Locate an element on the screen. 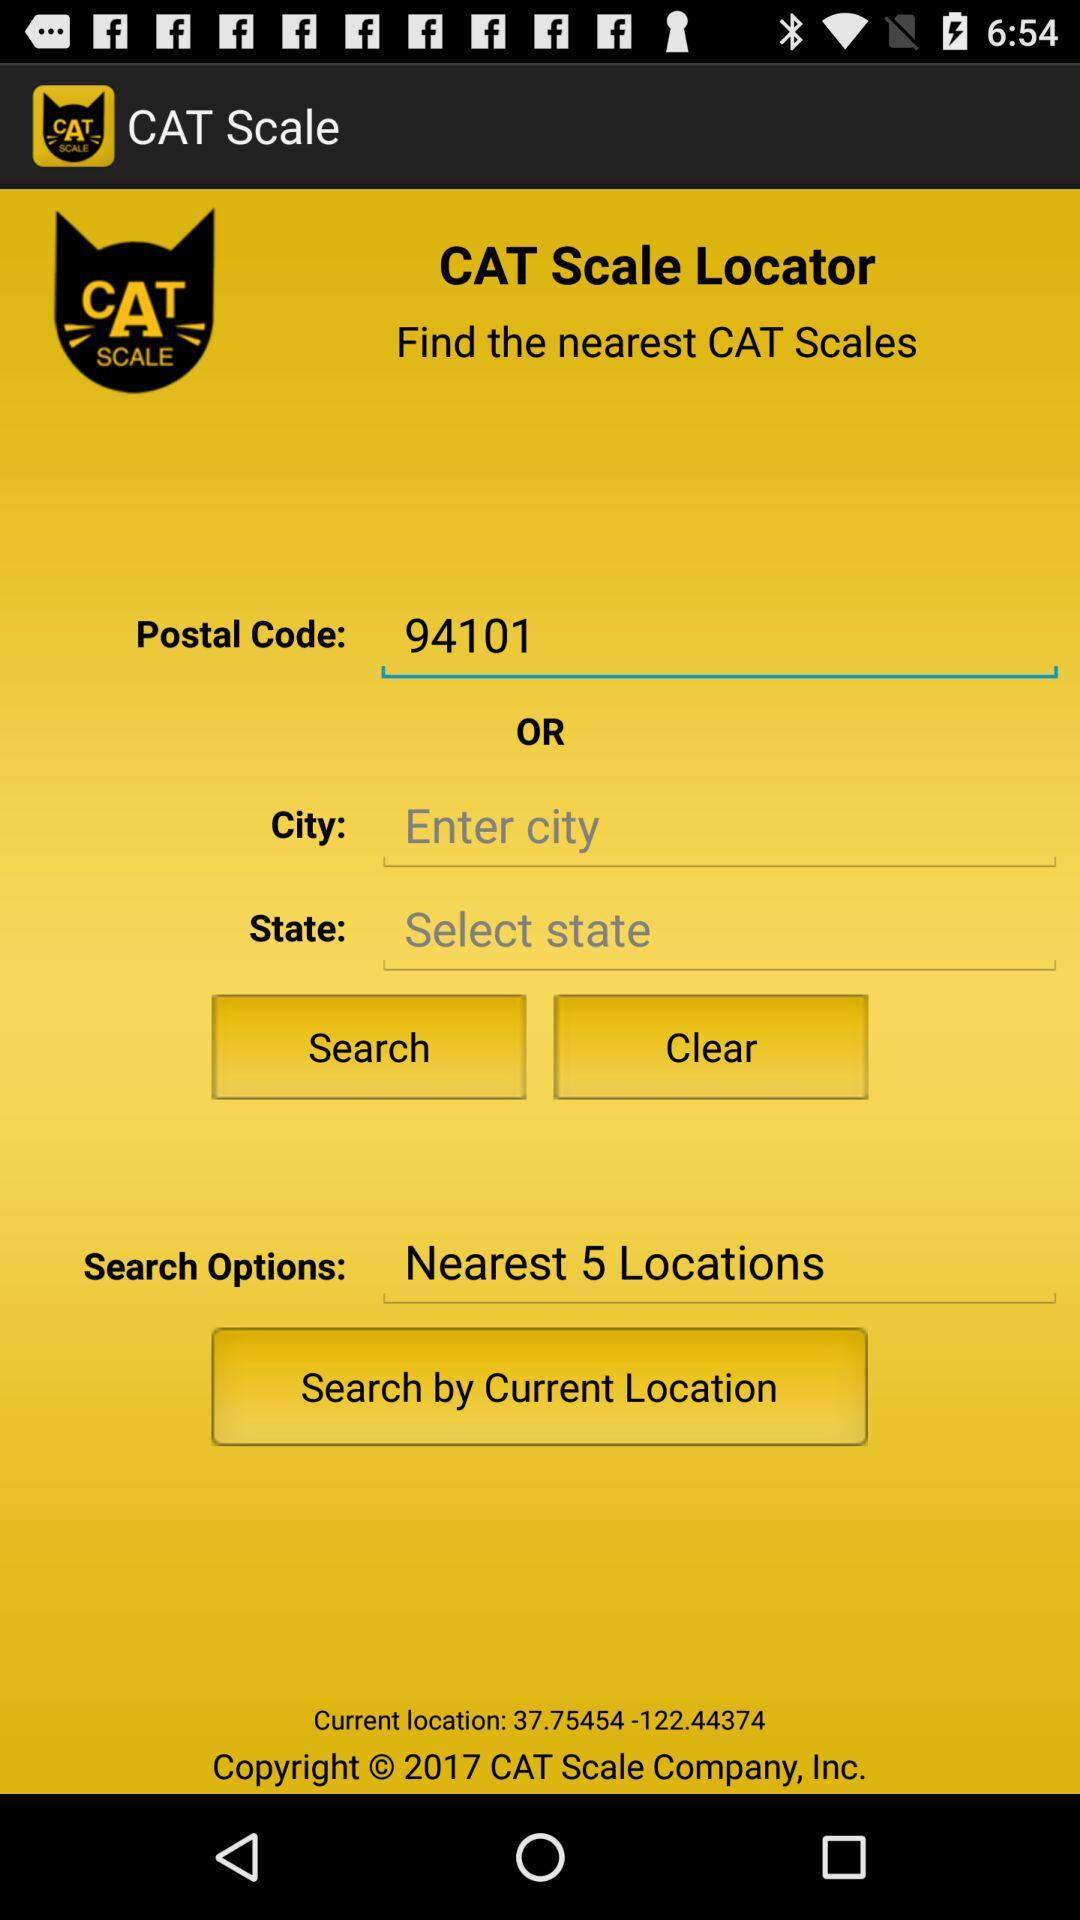 This screenshot has height=1920, width=1080. type into this is located at coordinates (718, 825).